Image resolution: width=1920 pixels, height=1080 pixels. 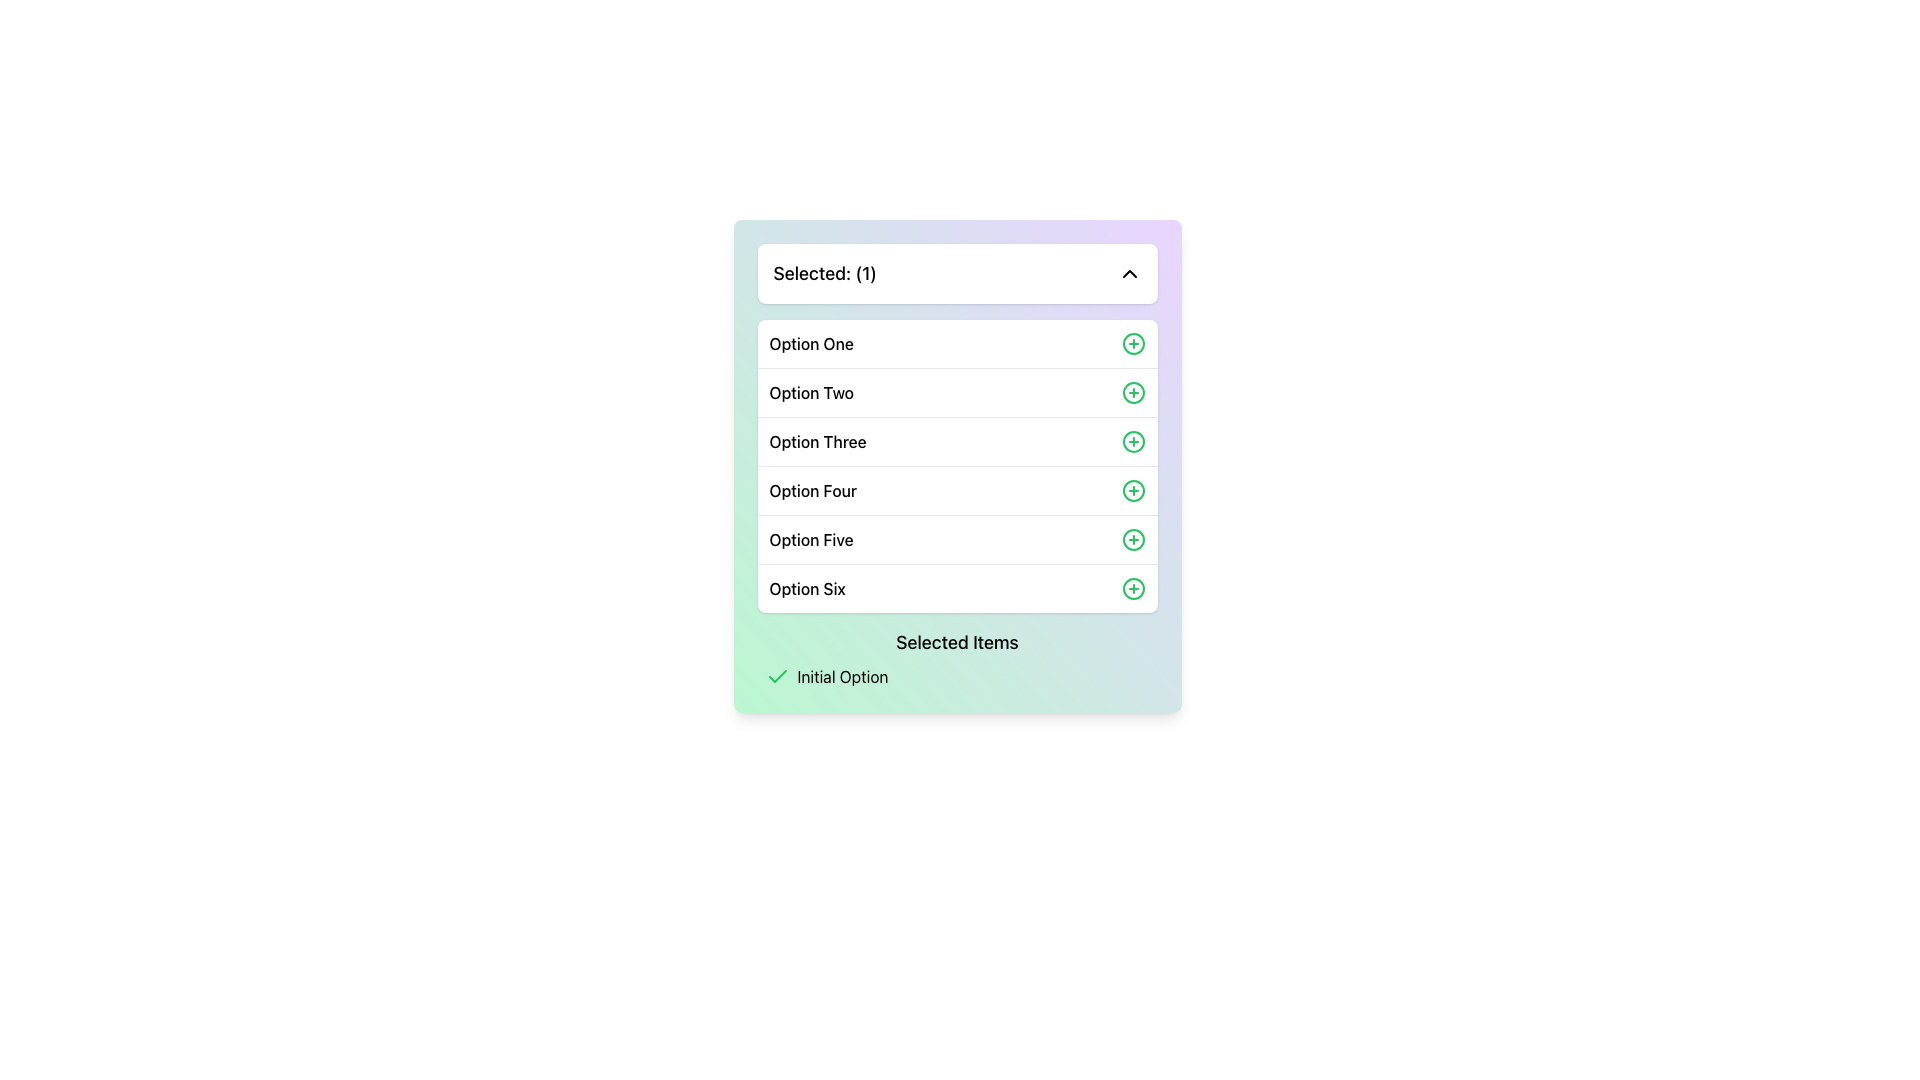 I want to click on the SVG circle element of the plus icon adjacent to the 'Option Six' label, so click(x=1133, y=588).